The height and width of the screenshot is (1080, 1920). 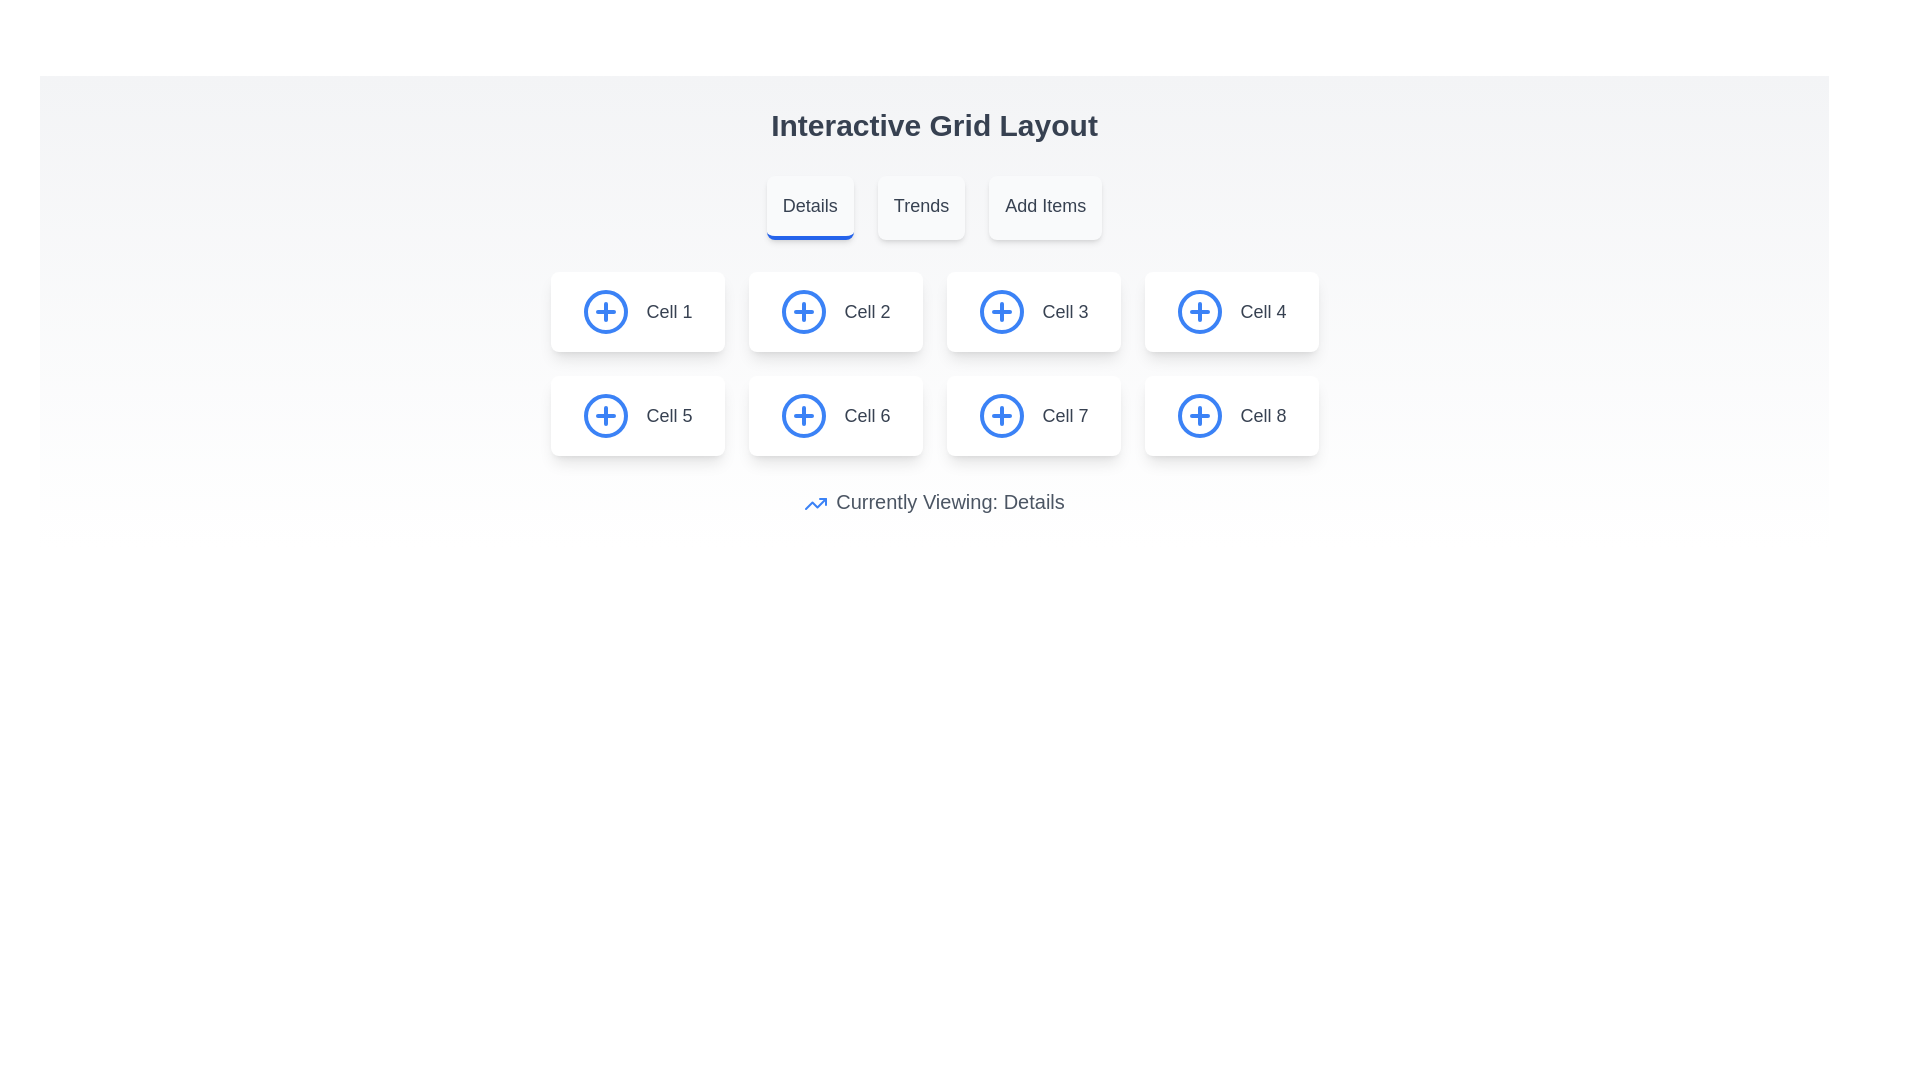 What do you see at coordinates (804, 415) in the screenshot?
I see `the circular blue outline with a plus sign located in Cell 6 of the grid layout` at bounding box center [804, 415].